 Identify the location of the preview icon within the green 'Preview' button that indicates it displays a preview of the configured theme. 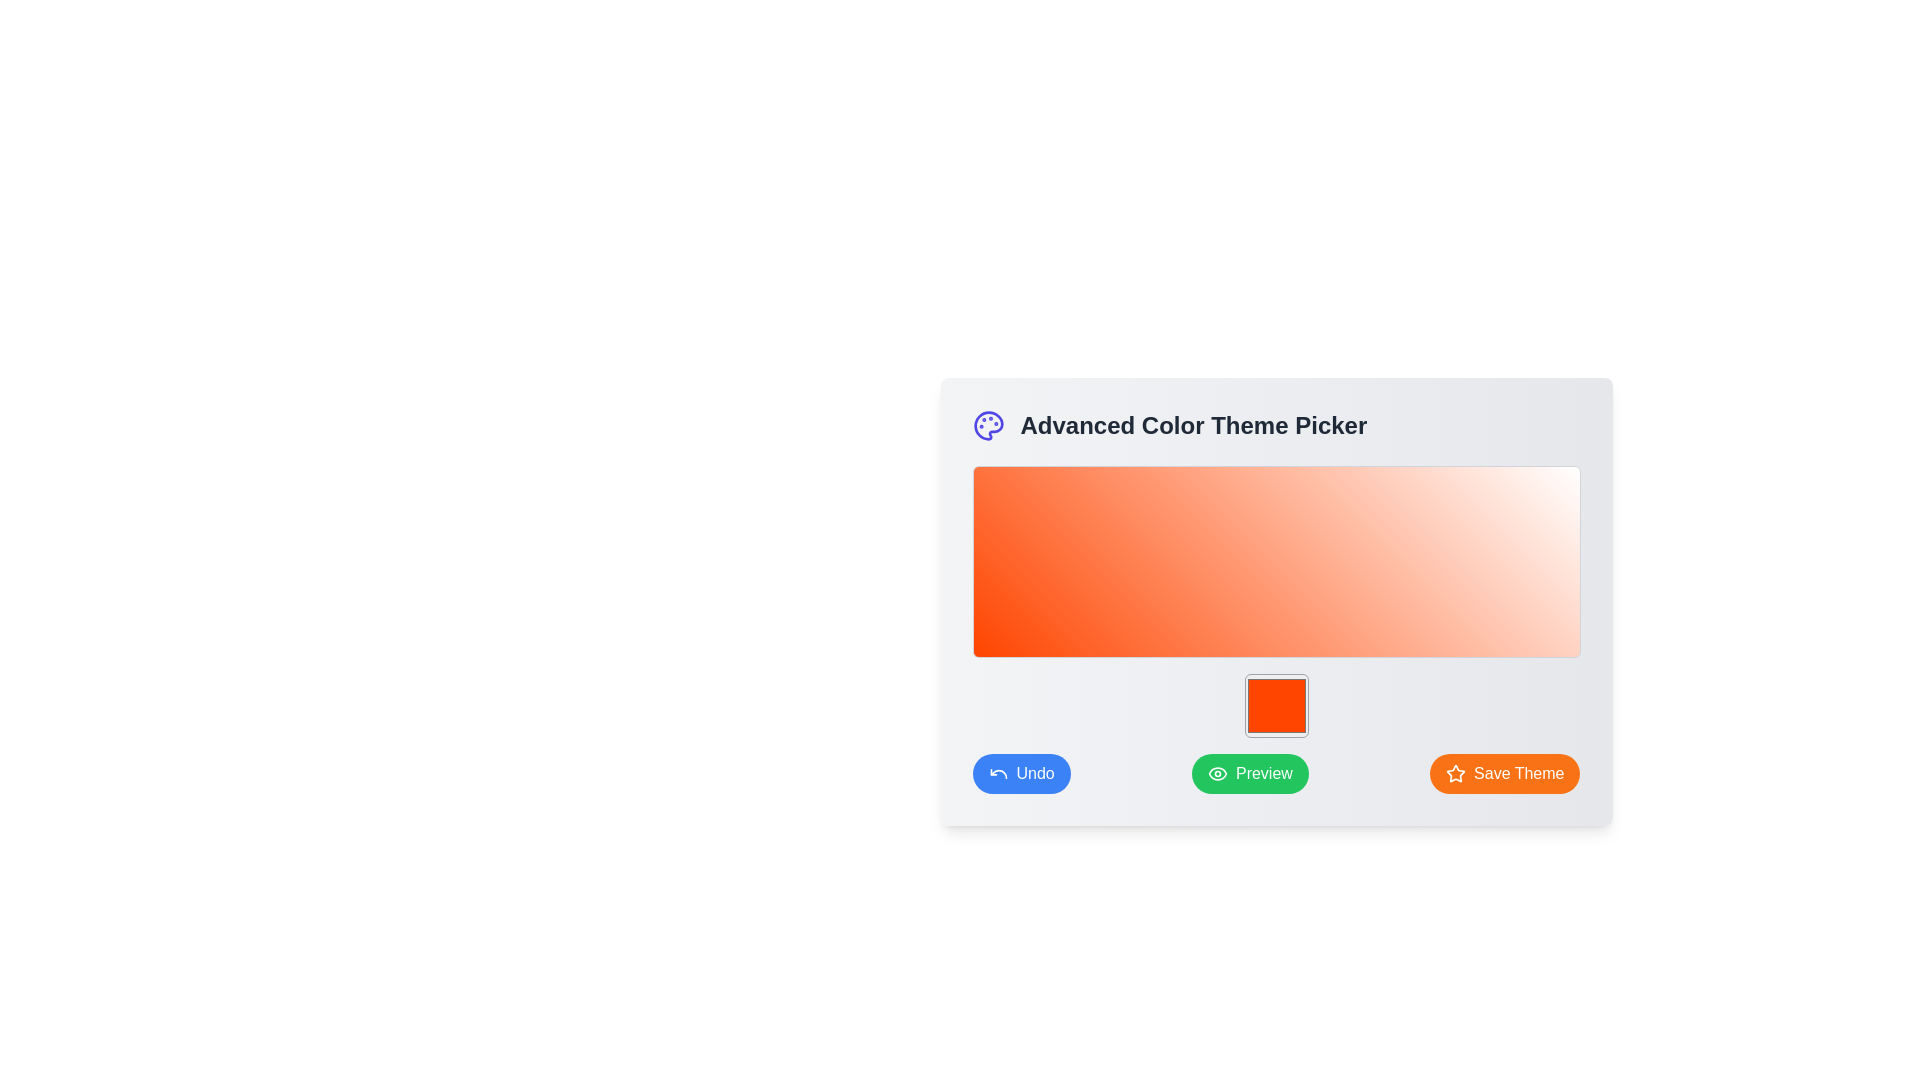
(1216, 773).